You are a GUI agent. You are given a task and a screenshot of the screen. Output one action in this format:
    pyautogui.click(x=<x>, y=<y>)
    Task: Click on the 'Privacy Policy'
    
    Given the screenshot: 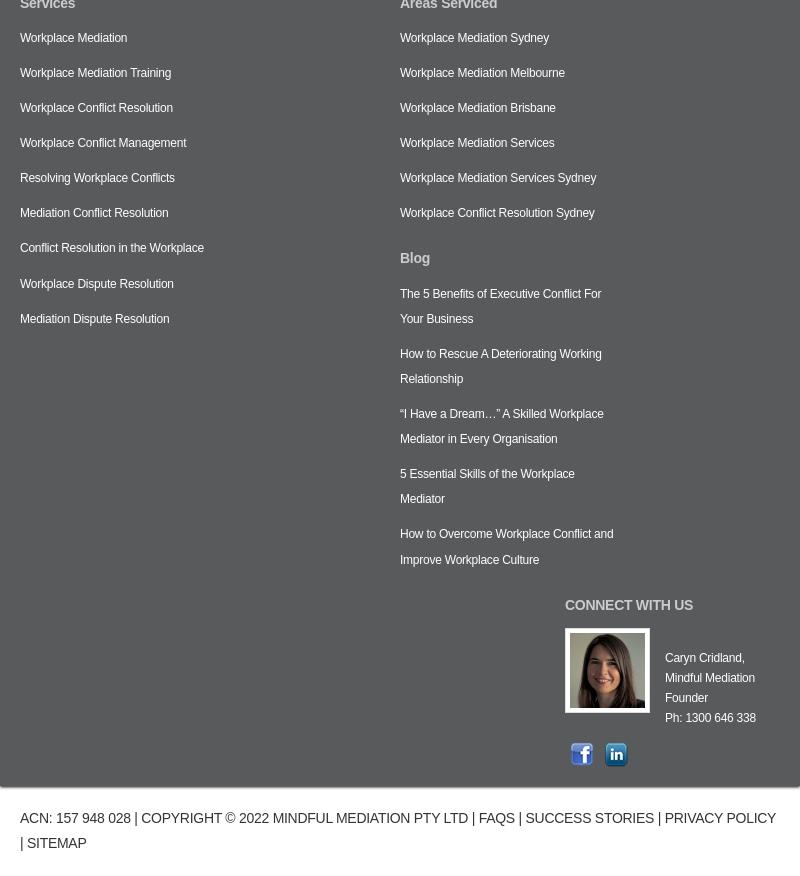 What is the action you would take?
    pyautogui.click(x=718, y=815)
    